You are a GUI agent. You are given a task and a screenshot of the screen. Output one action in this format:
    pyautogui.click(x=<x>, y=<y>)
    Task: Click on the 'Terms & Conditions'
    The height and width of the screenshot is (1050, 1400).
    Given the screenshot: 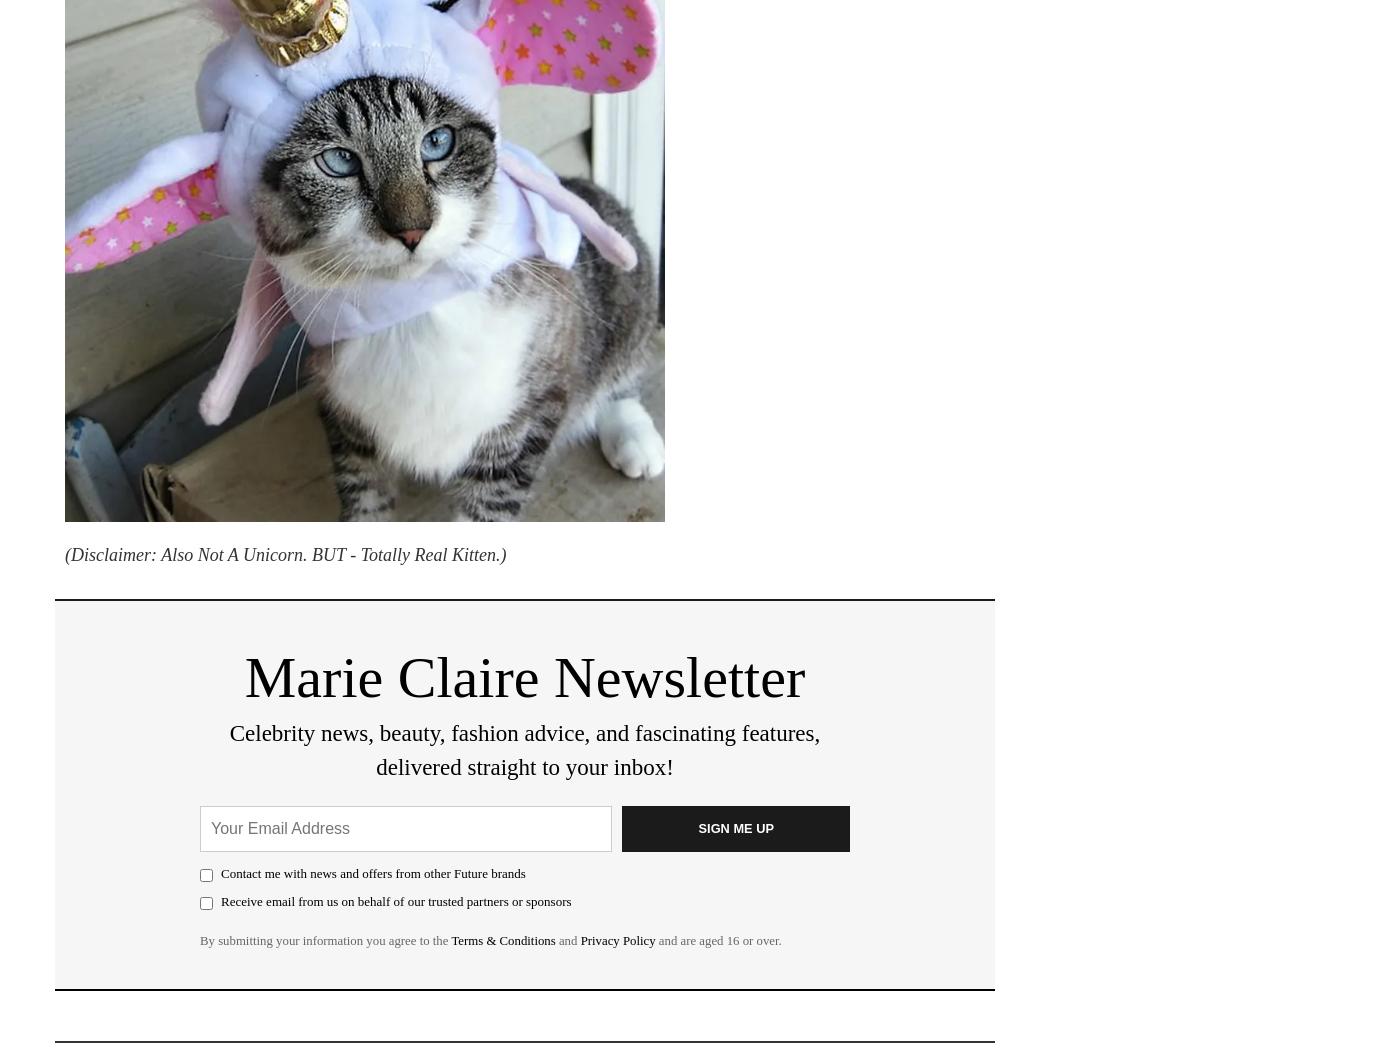 What is the action you would take?
    pyautogui.click(x=502, y=938)
    